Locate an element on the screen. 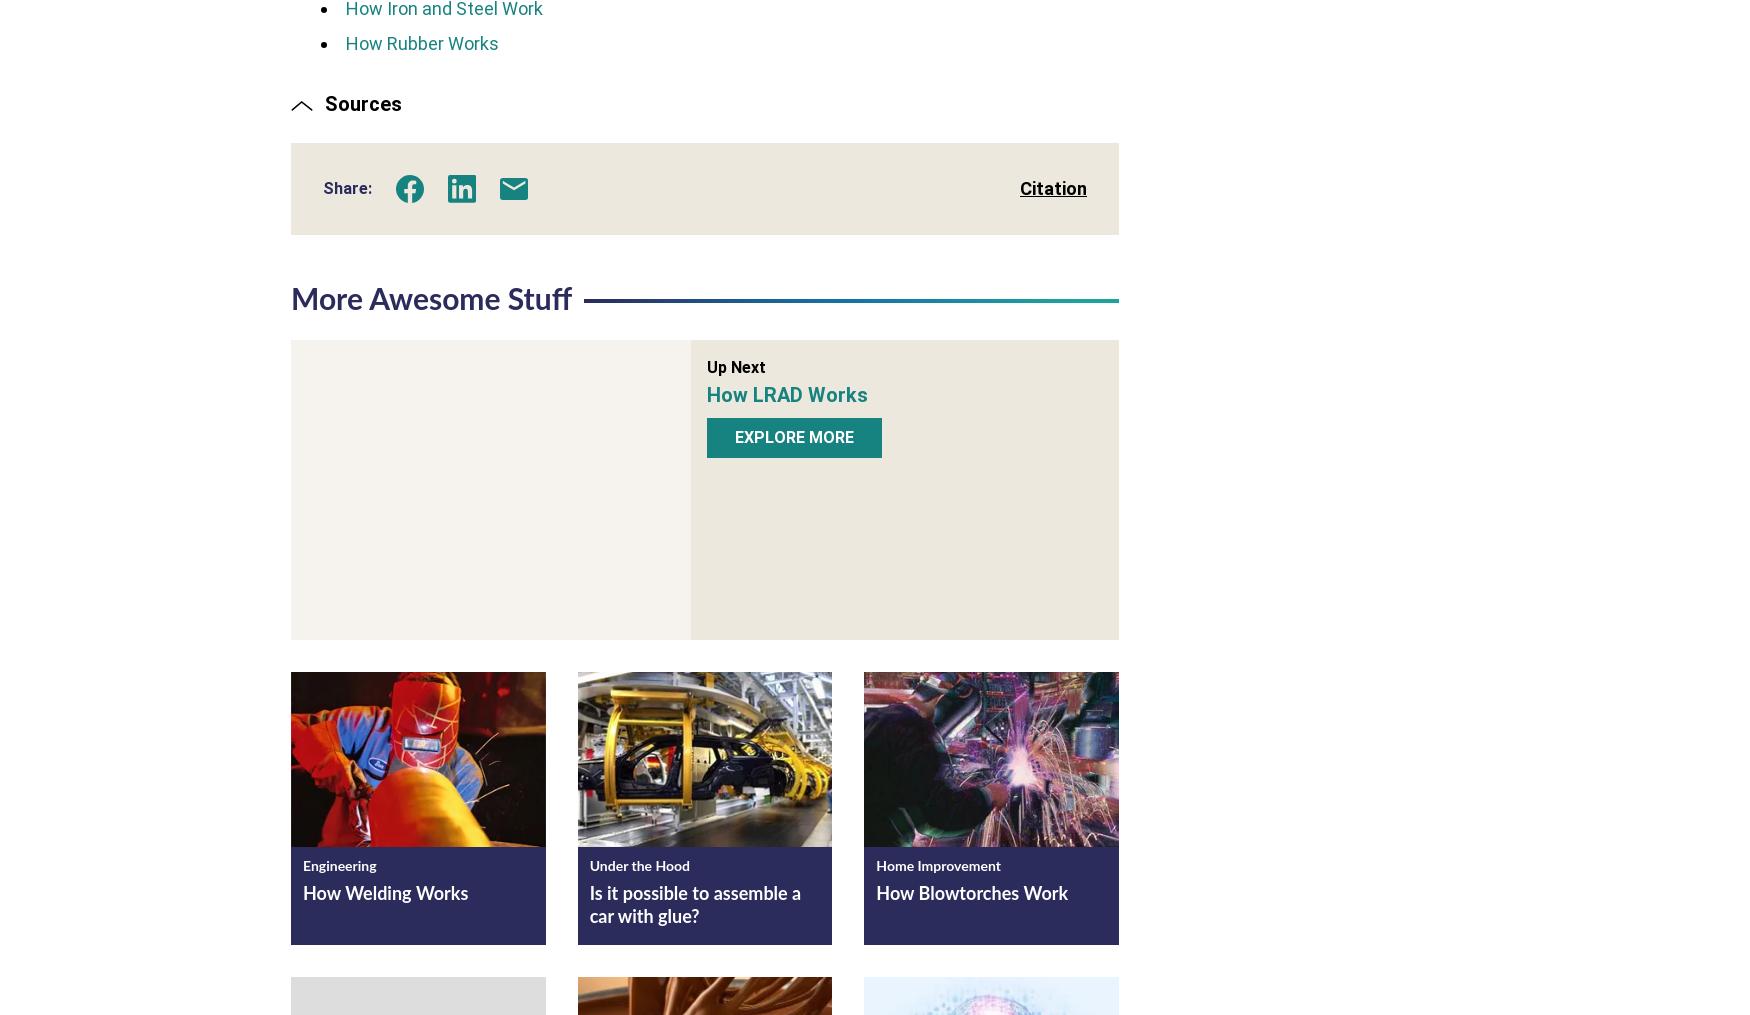  'Citation' is located at coordinates (1052, 187).